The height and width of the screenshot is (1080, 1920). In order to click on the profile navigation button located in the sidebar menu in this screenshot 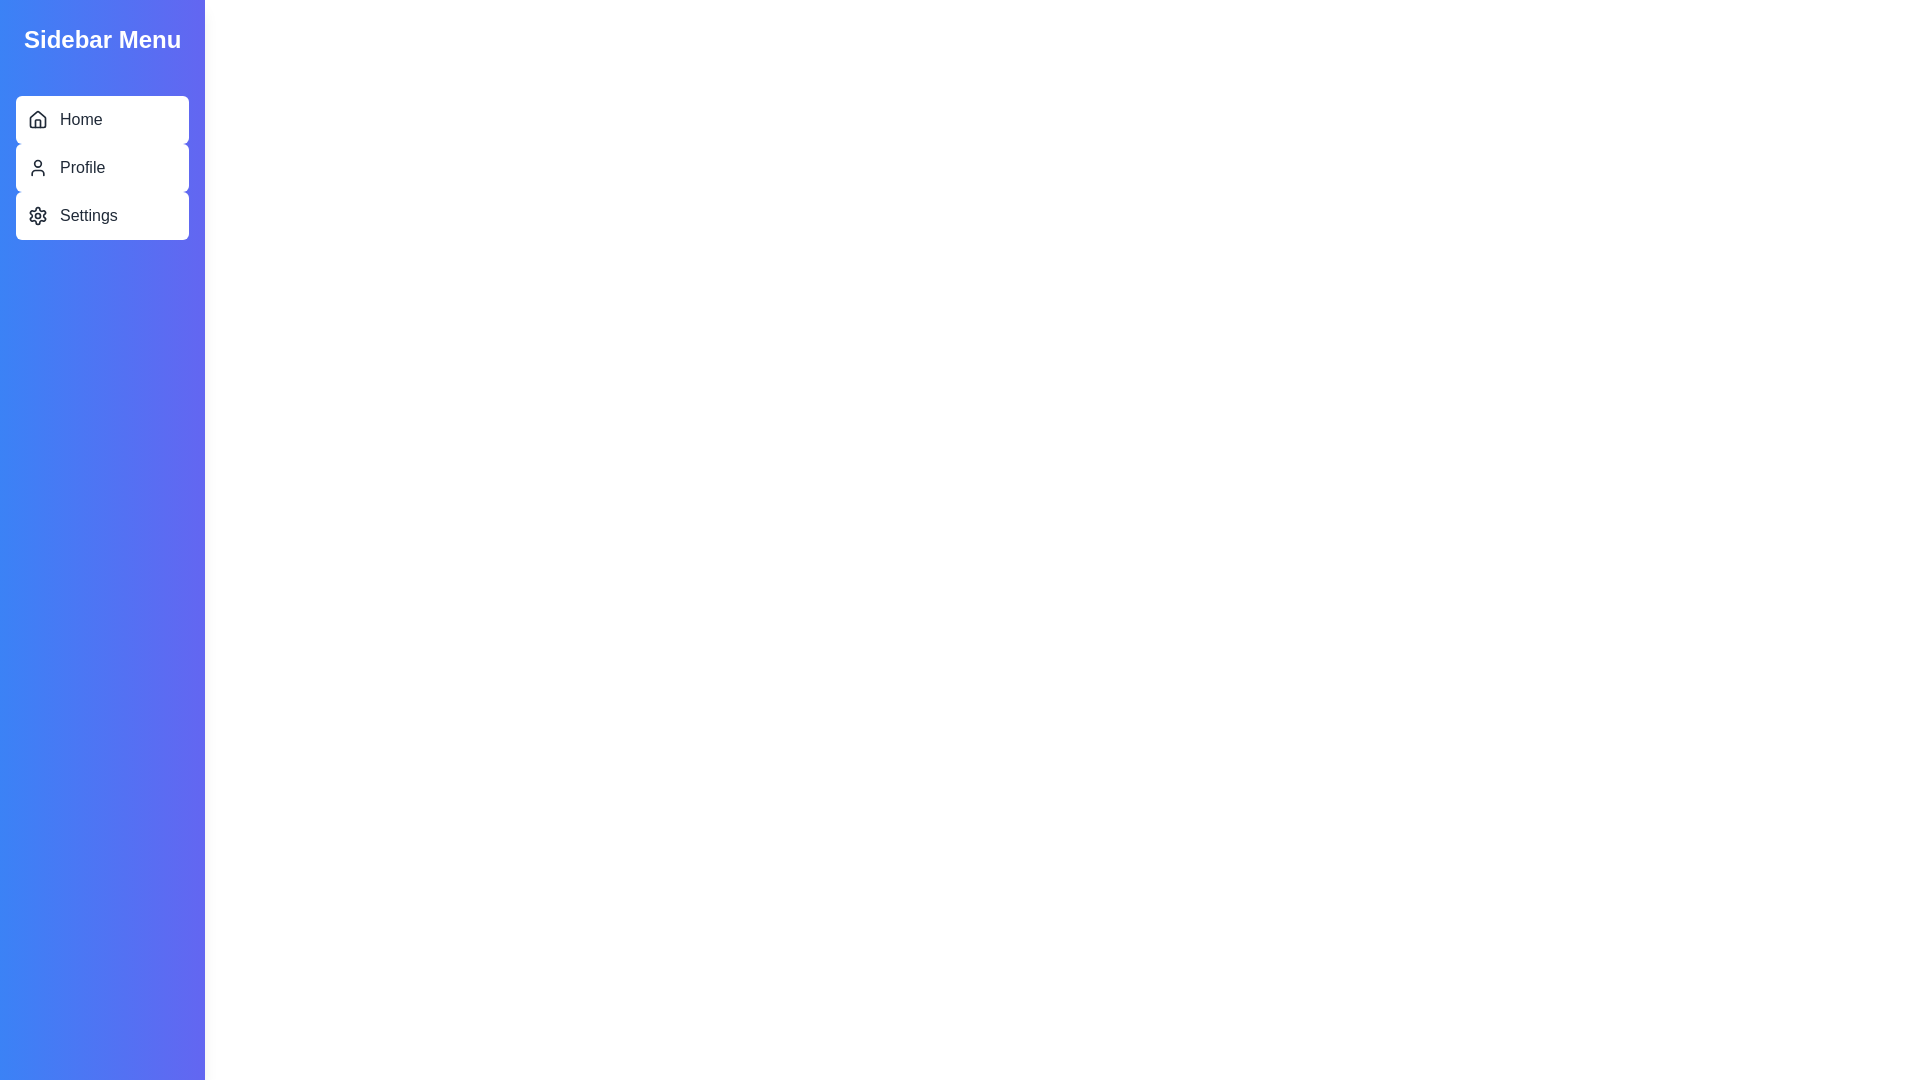, I will do `click(101, 167)`.